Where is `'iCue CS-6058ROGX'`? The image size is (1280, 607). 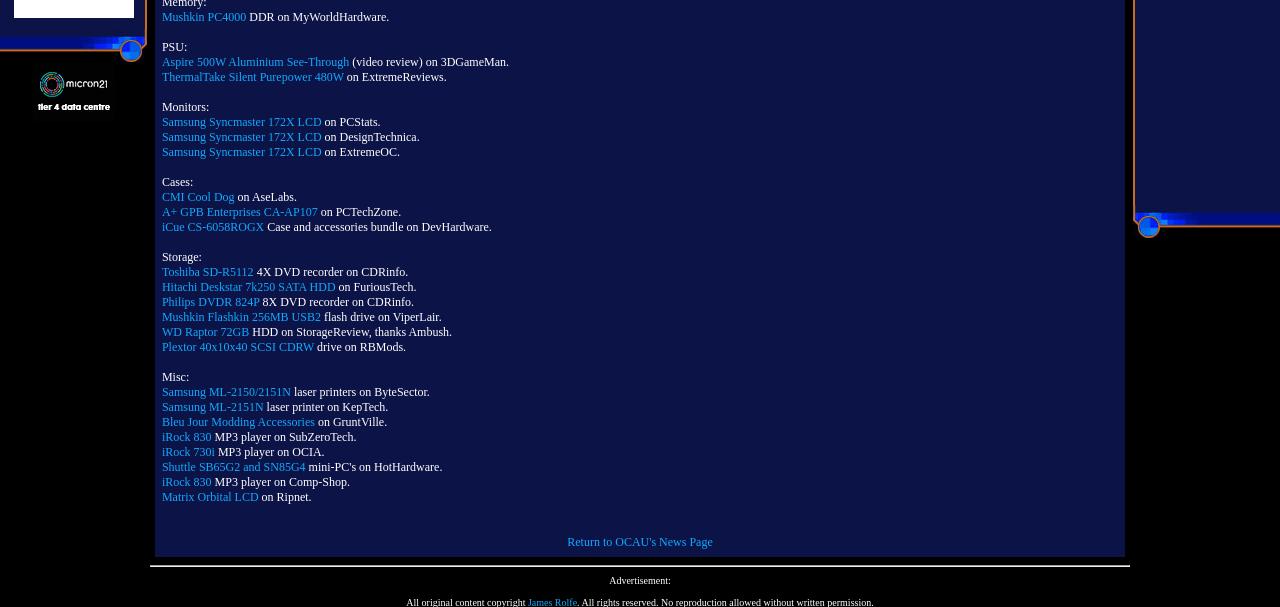
'iCue CS-6058ROGX' is located at coordinates (212, 227).